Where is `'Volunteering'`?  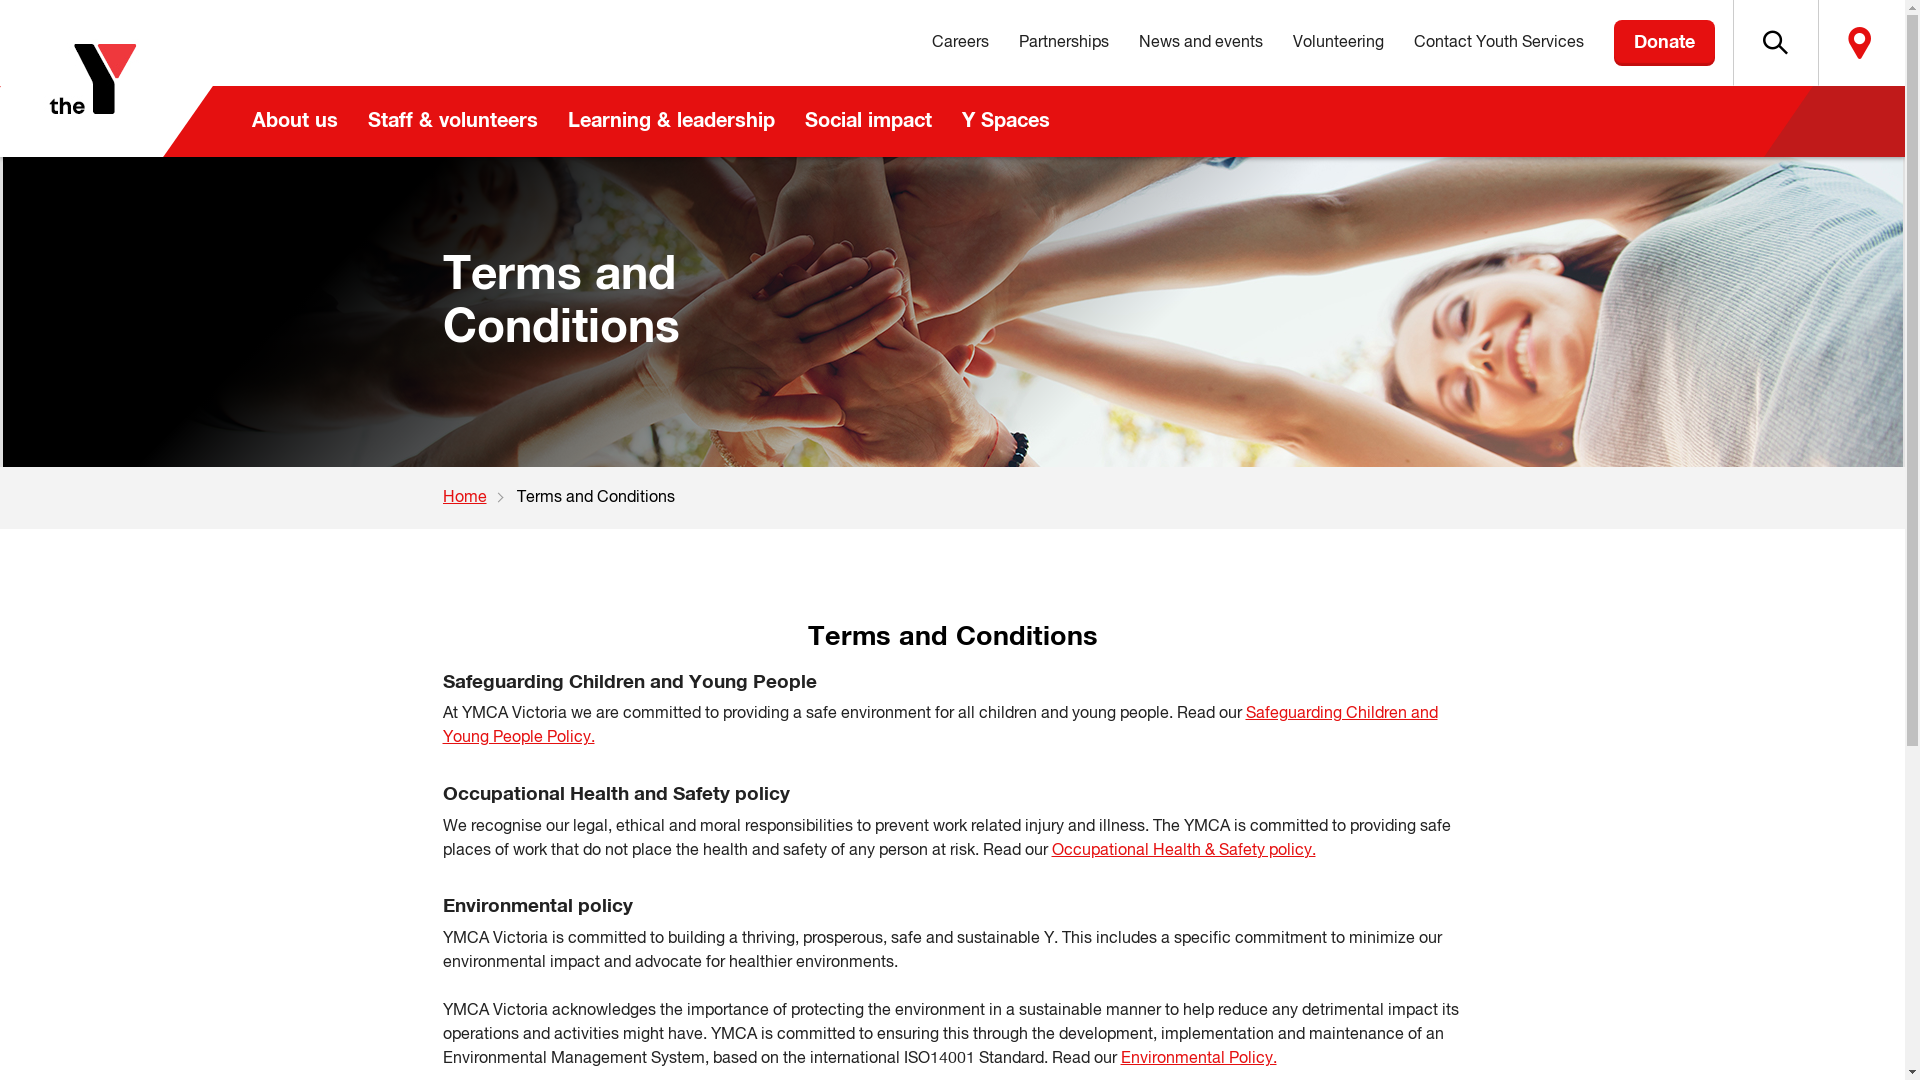
'Volunteering' is located at coordinates (1276, 42).